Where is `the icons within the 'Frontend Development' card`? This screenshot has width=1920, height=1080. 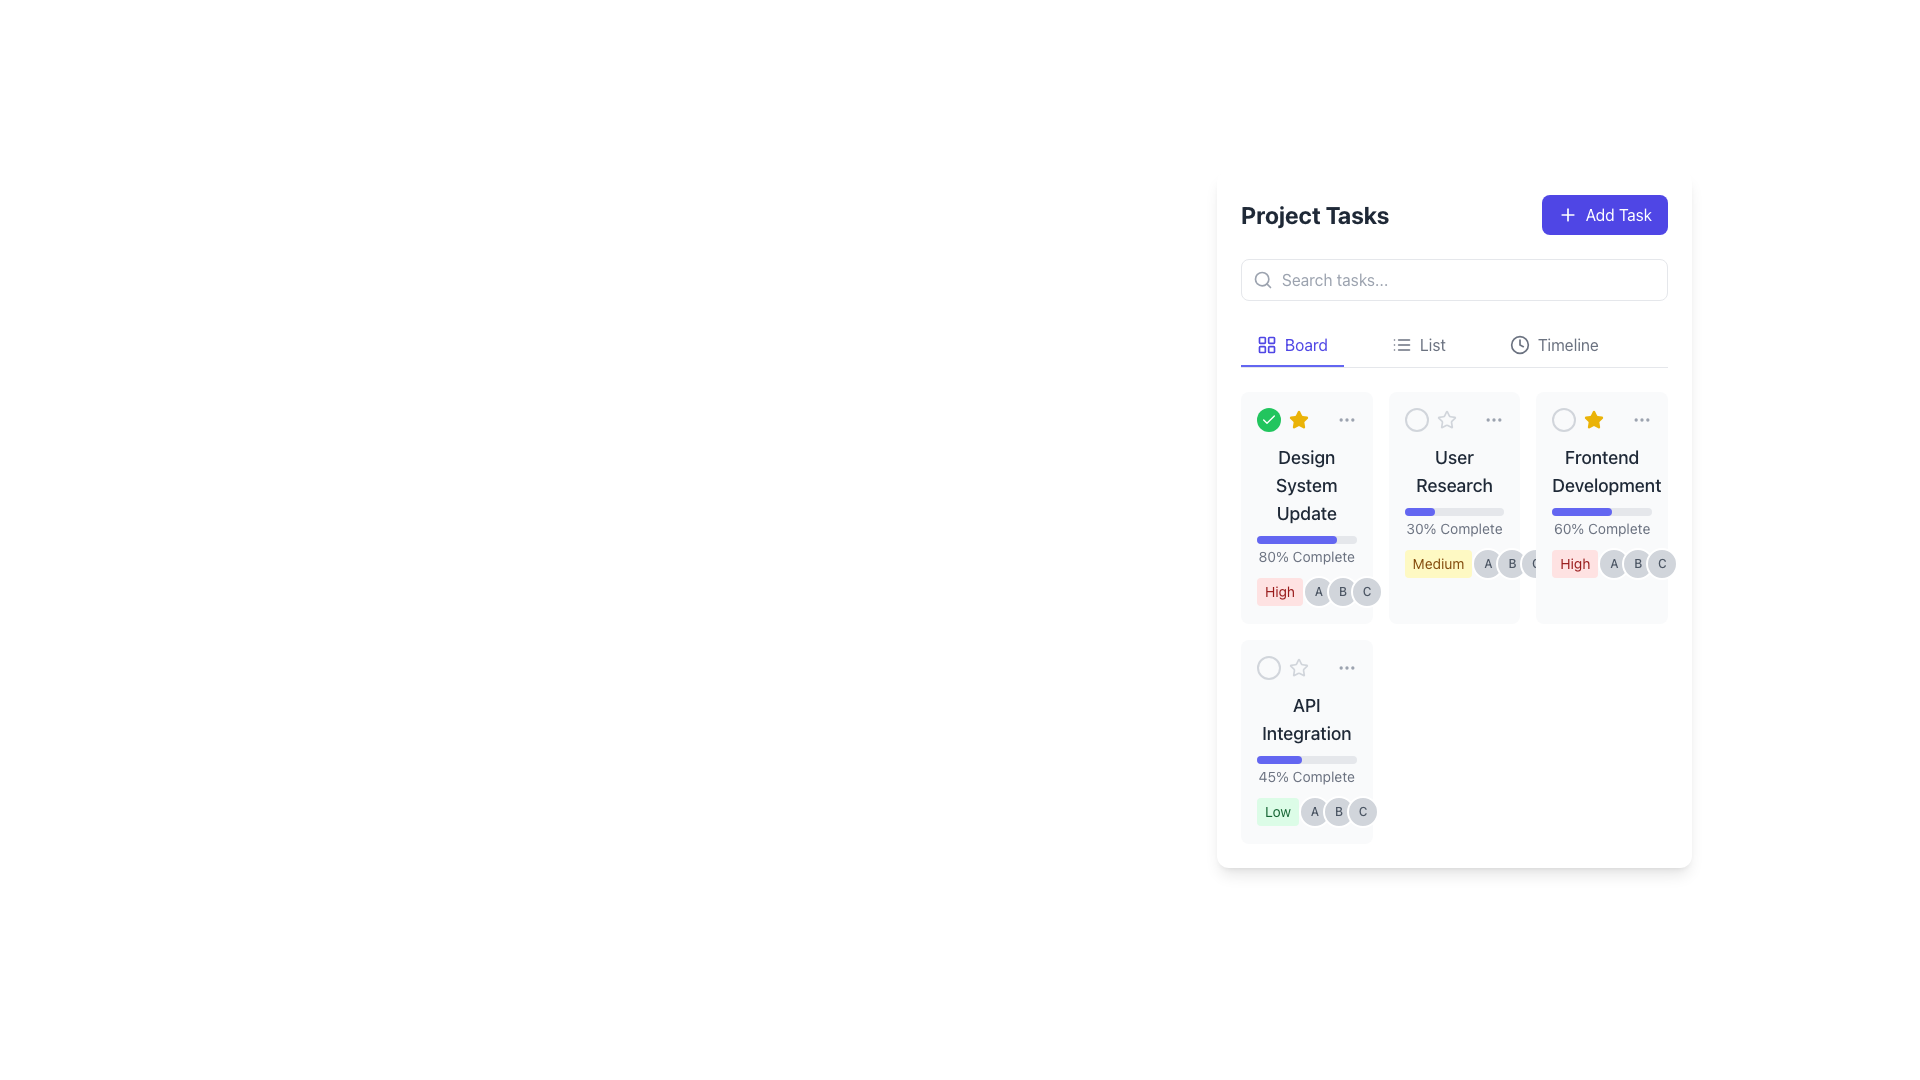
the icons within the 'Frontend Development' card is located at coordinates (1602, 563).